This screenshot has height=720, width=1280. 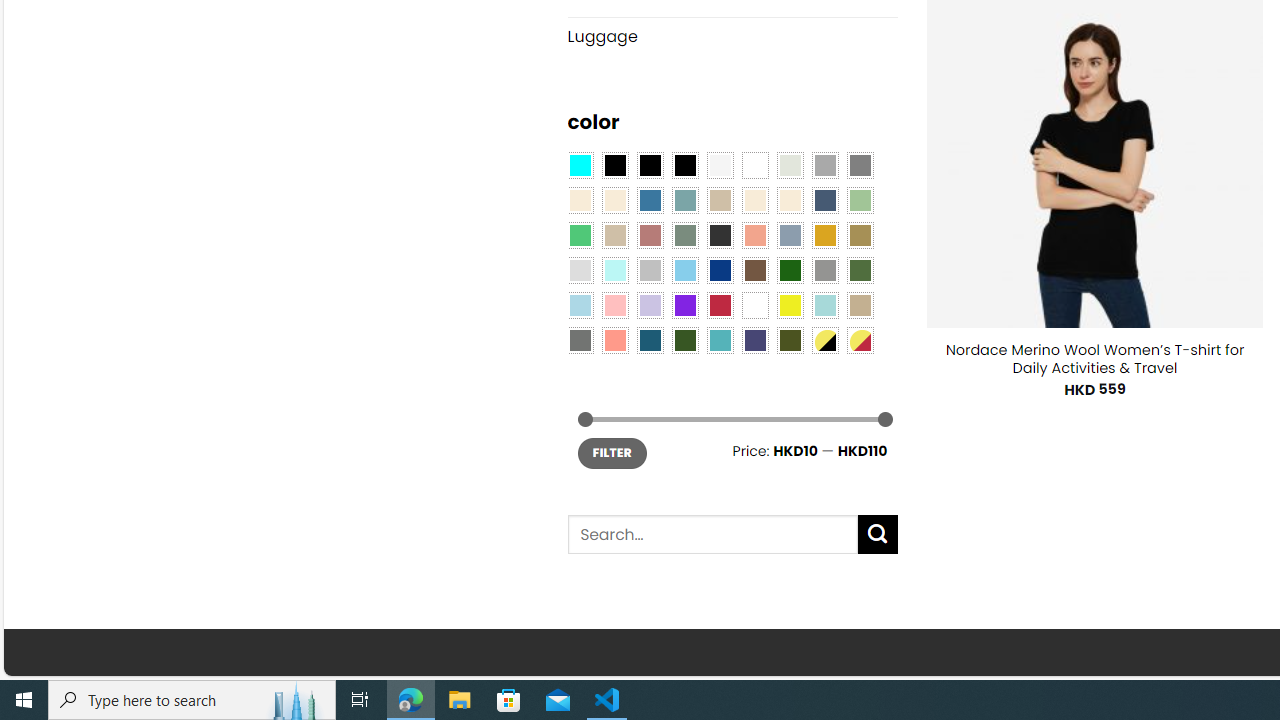 What do you see at coordinates (754, 163) in the screenshot?
I see `'Clear'` at bounding box center [754, 163].